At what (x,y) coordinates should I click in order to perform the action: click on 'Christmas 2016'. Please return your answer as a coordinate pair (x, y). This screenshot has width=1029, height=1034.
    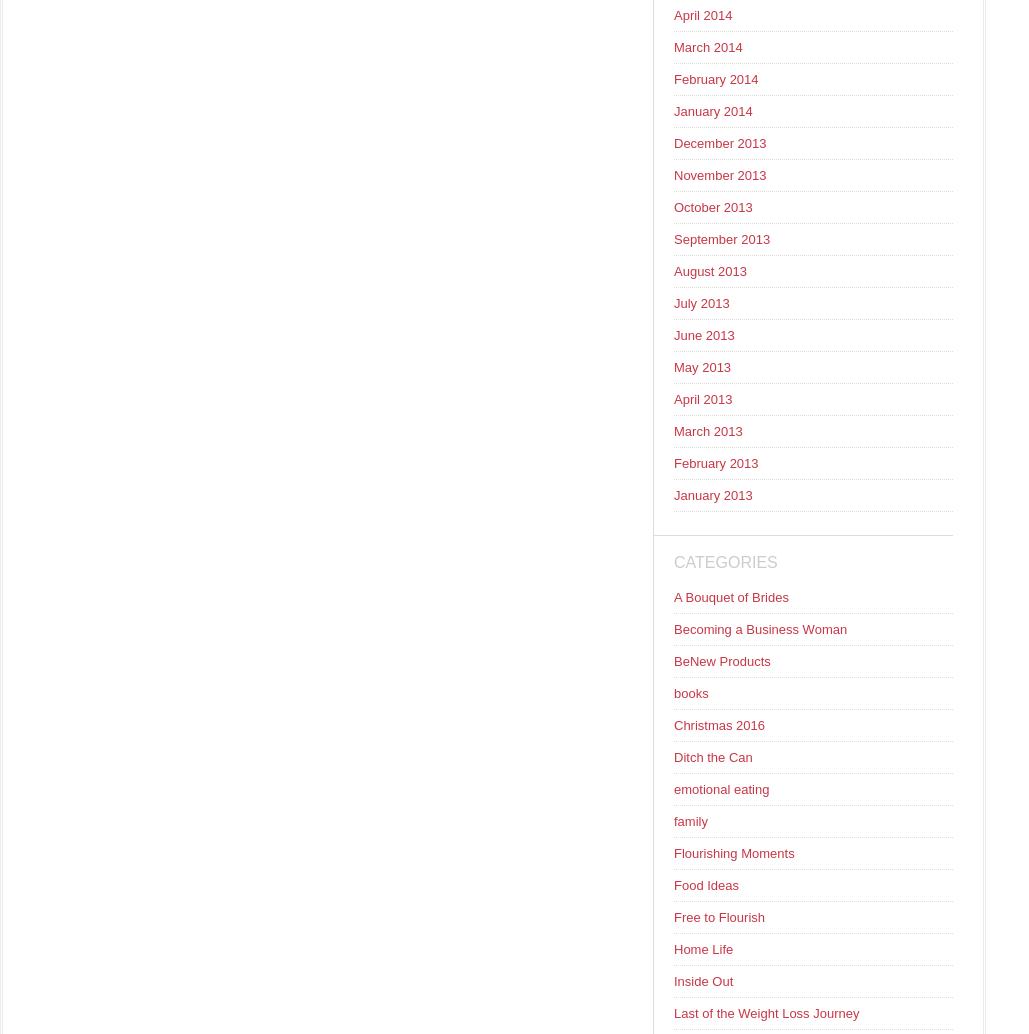
    Looking at the image, I should click on (718, 725).